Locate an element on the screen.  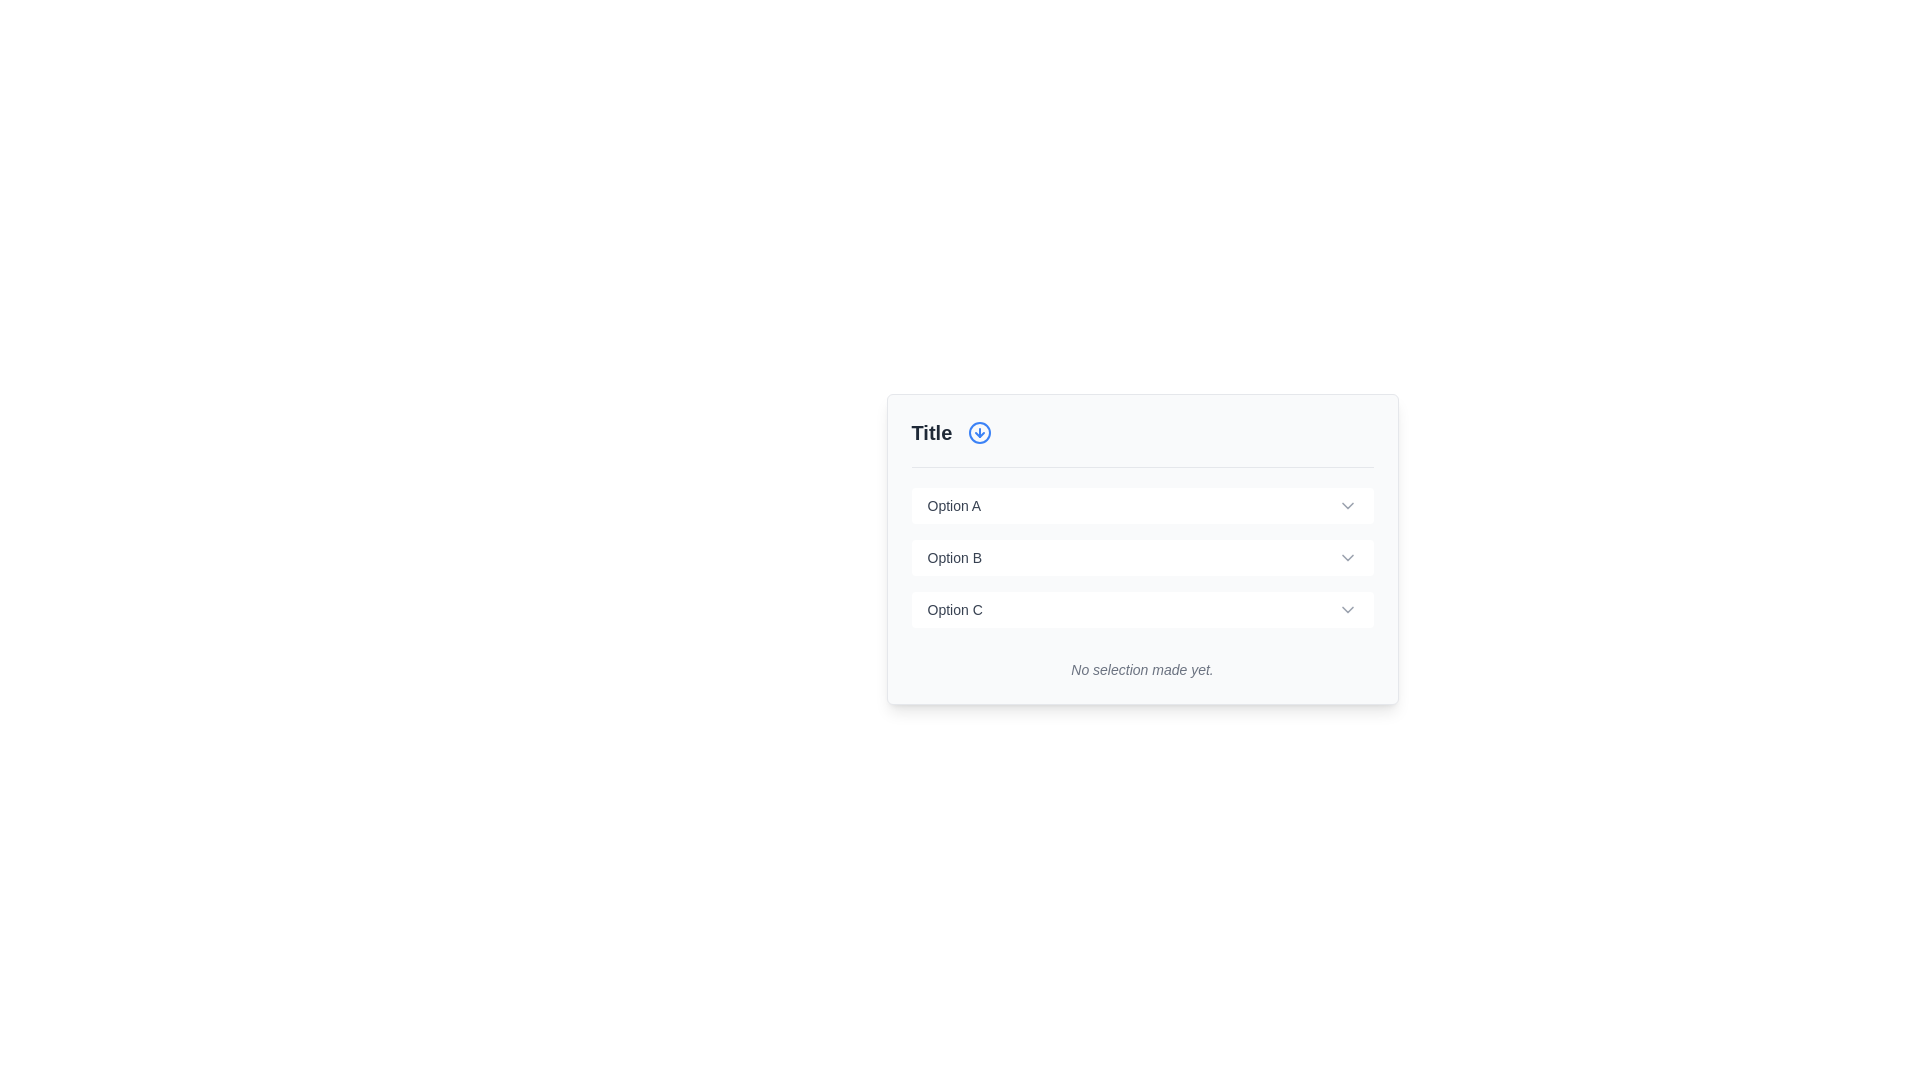
the status indicator text label that shows no option selected, located directly beneath Option C is located at coordinates (1142, 662).